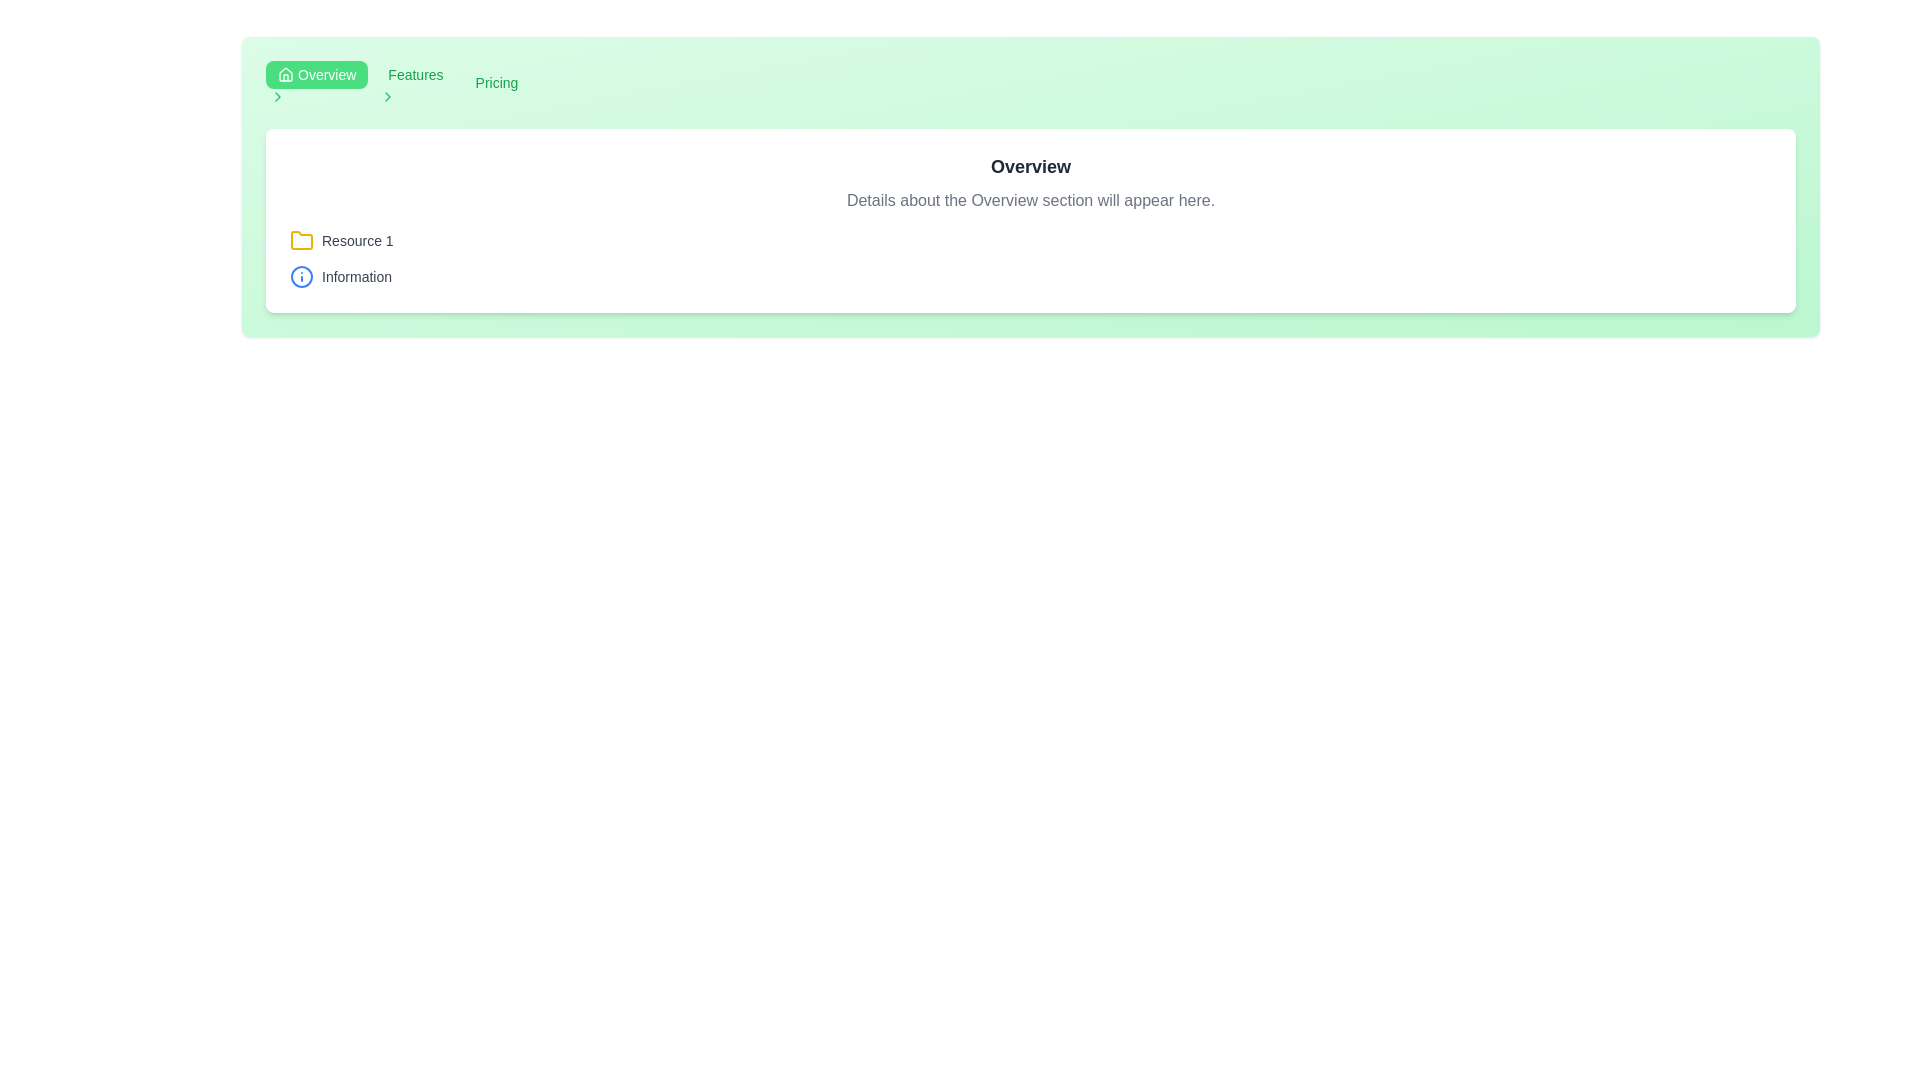 The image size is (1920, 1080). What do you see at coordinates (315, 73) in the screenshot?
I see `the navigation button located in the top-left corner of the interface` at bounding box center [315, 73].